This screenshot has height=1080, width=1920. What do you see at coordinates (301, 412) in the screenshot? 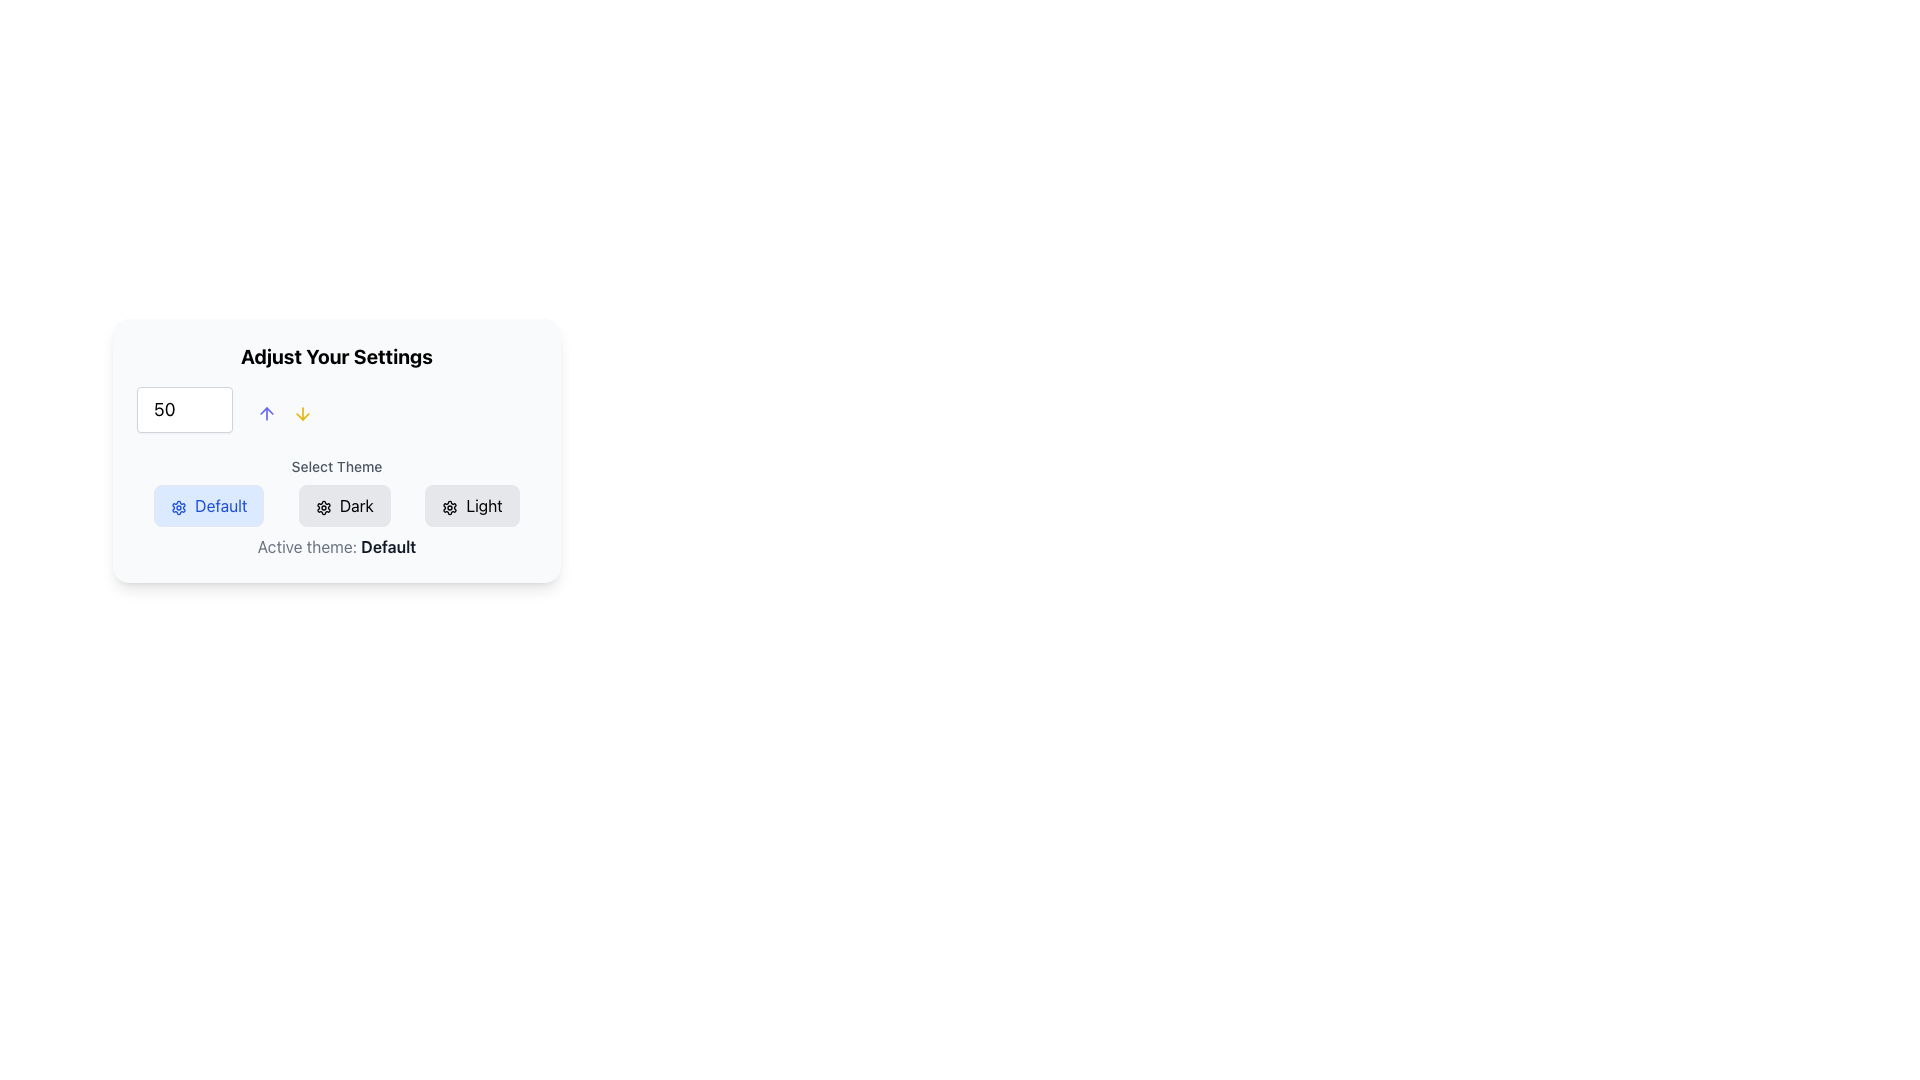
I see `the yellow downward-pointing arrow icon button located in the middle of the settings panel, adjacent to an input box displaying '50'` at bounding box center [301, 412].